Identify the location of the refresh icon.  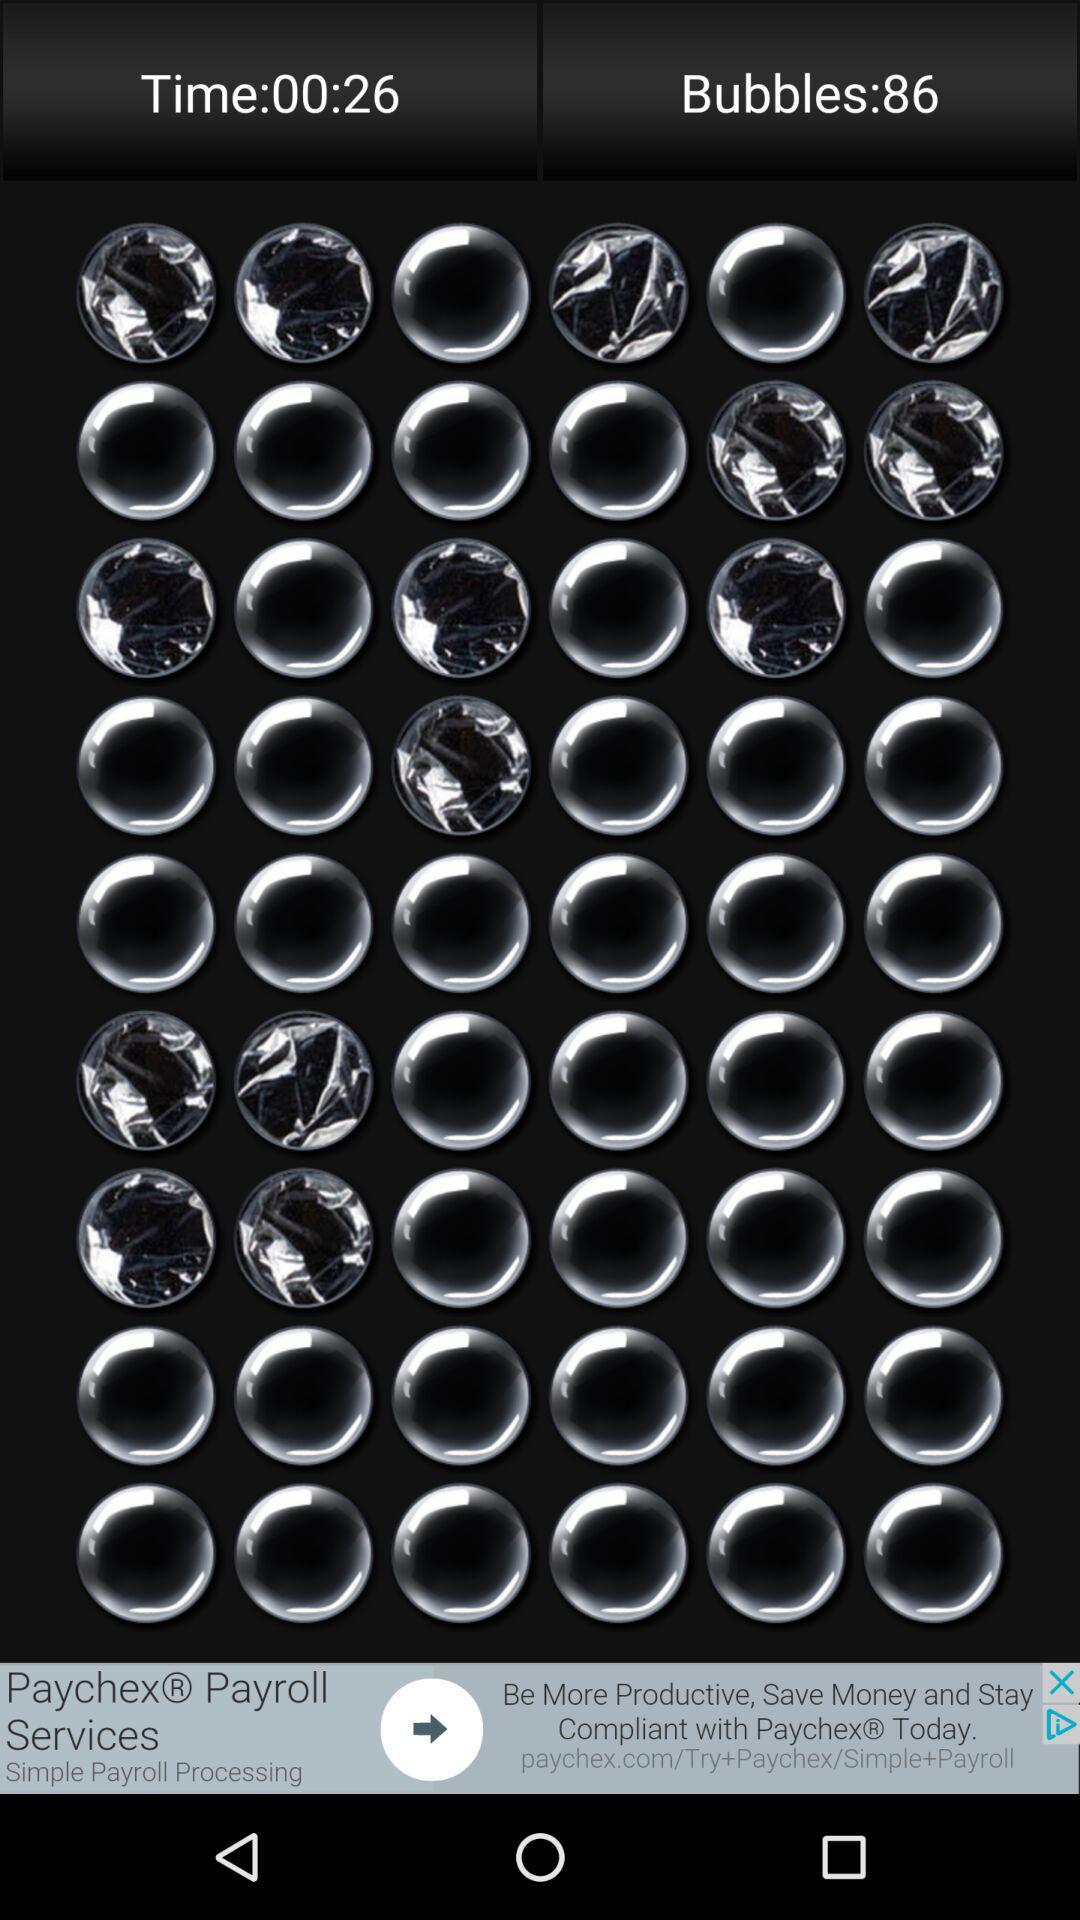
(617, 988).